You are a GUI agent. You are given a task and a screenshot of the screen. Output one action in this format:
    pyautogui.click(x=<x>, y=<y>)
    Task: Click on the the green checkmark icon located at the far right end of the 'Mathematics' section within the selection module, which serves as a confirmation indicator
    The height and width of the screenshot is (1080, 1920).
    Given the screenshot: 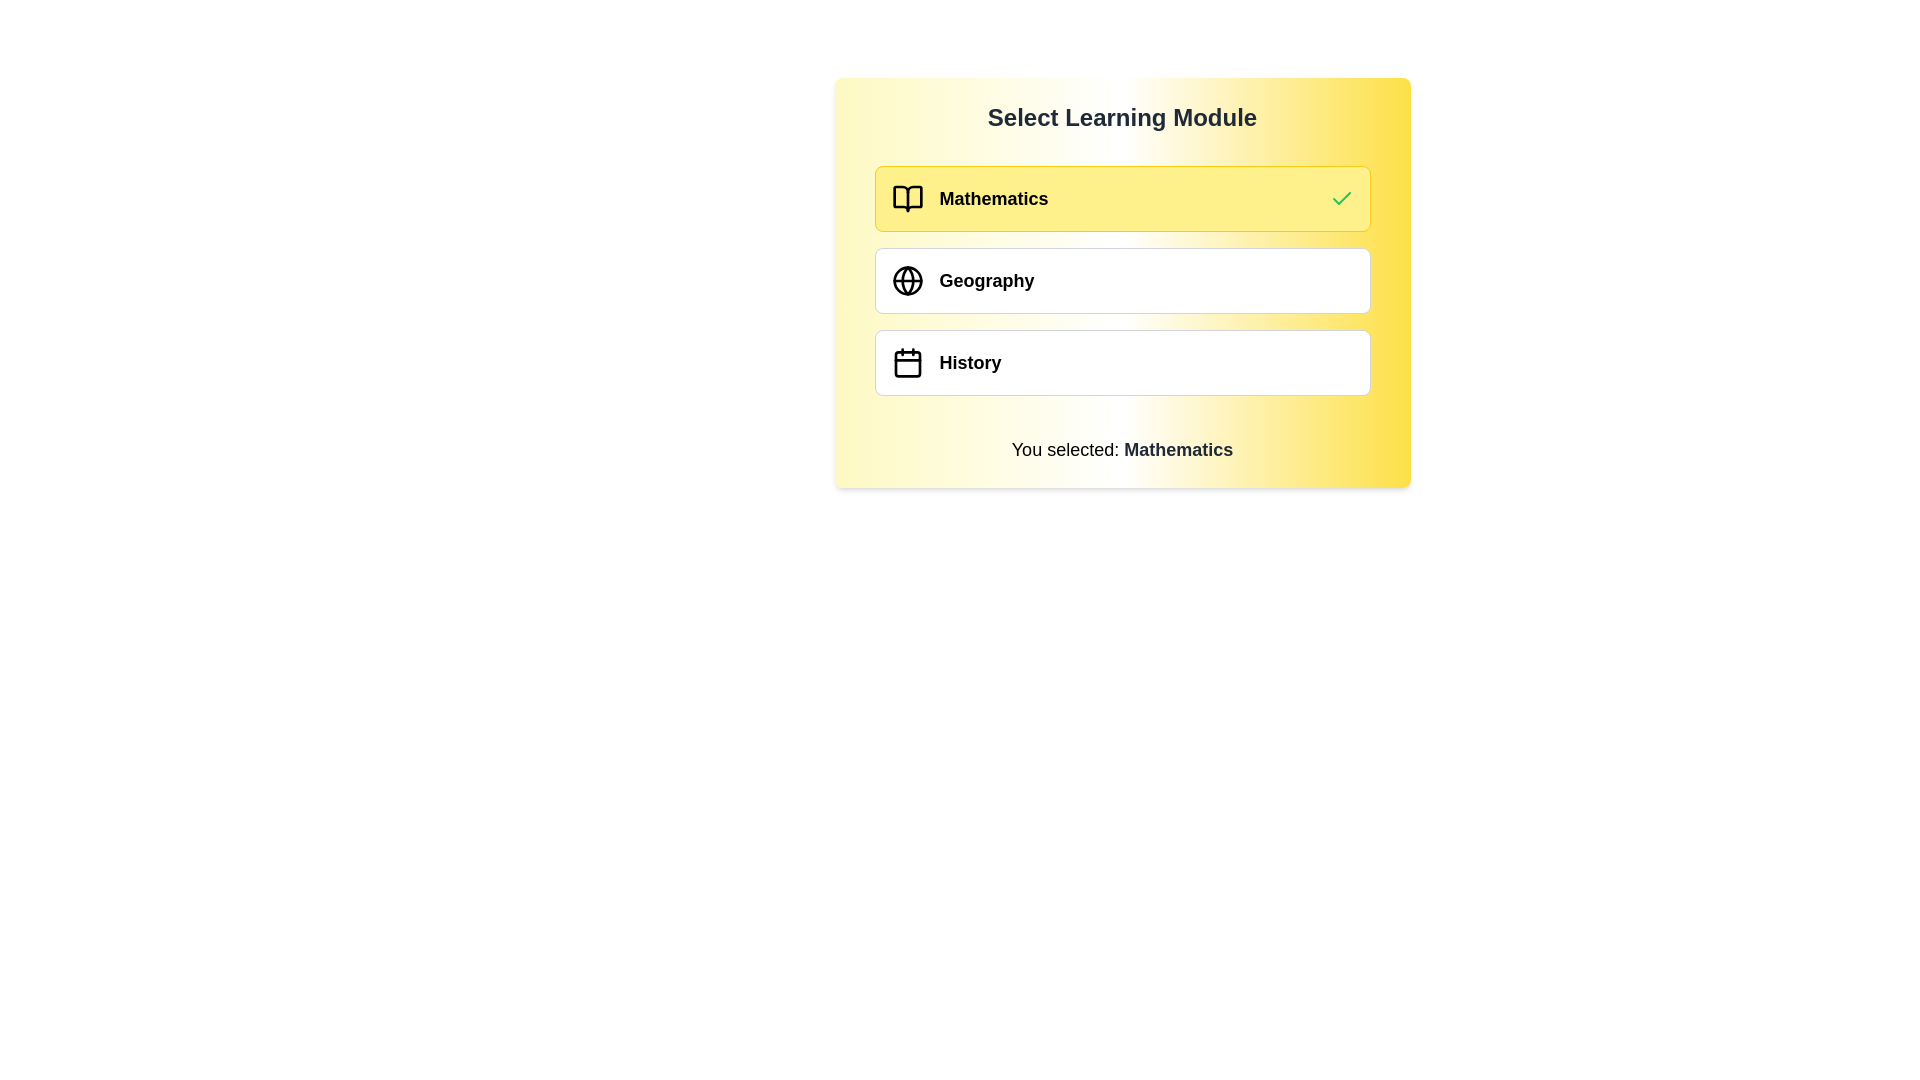 What is the action you would take?
    pyautogui.click(x=1341, y=199)
    